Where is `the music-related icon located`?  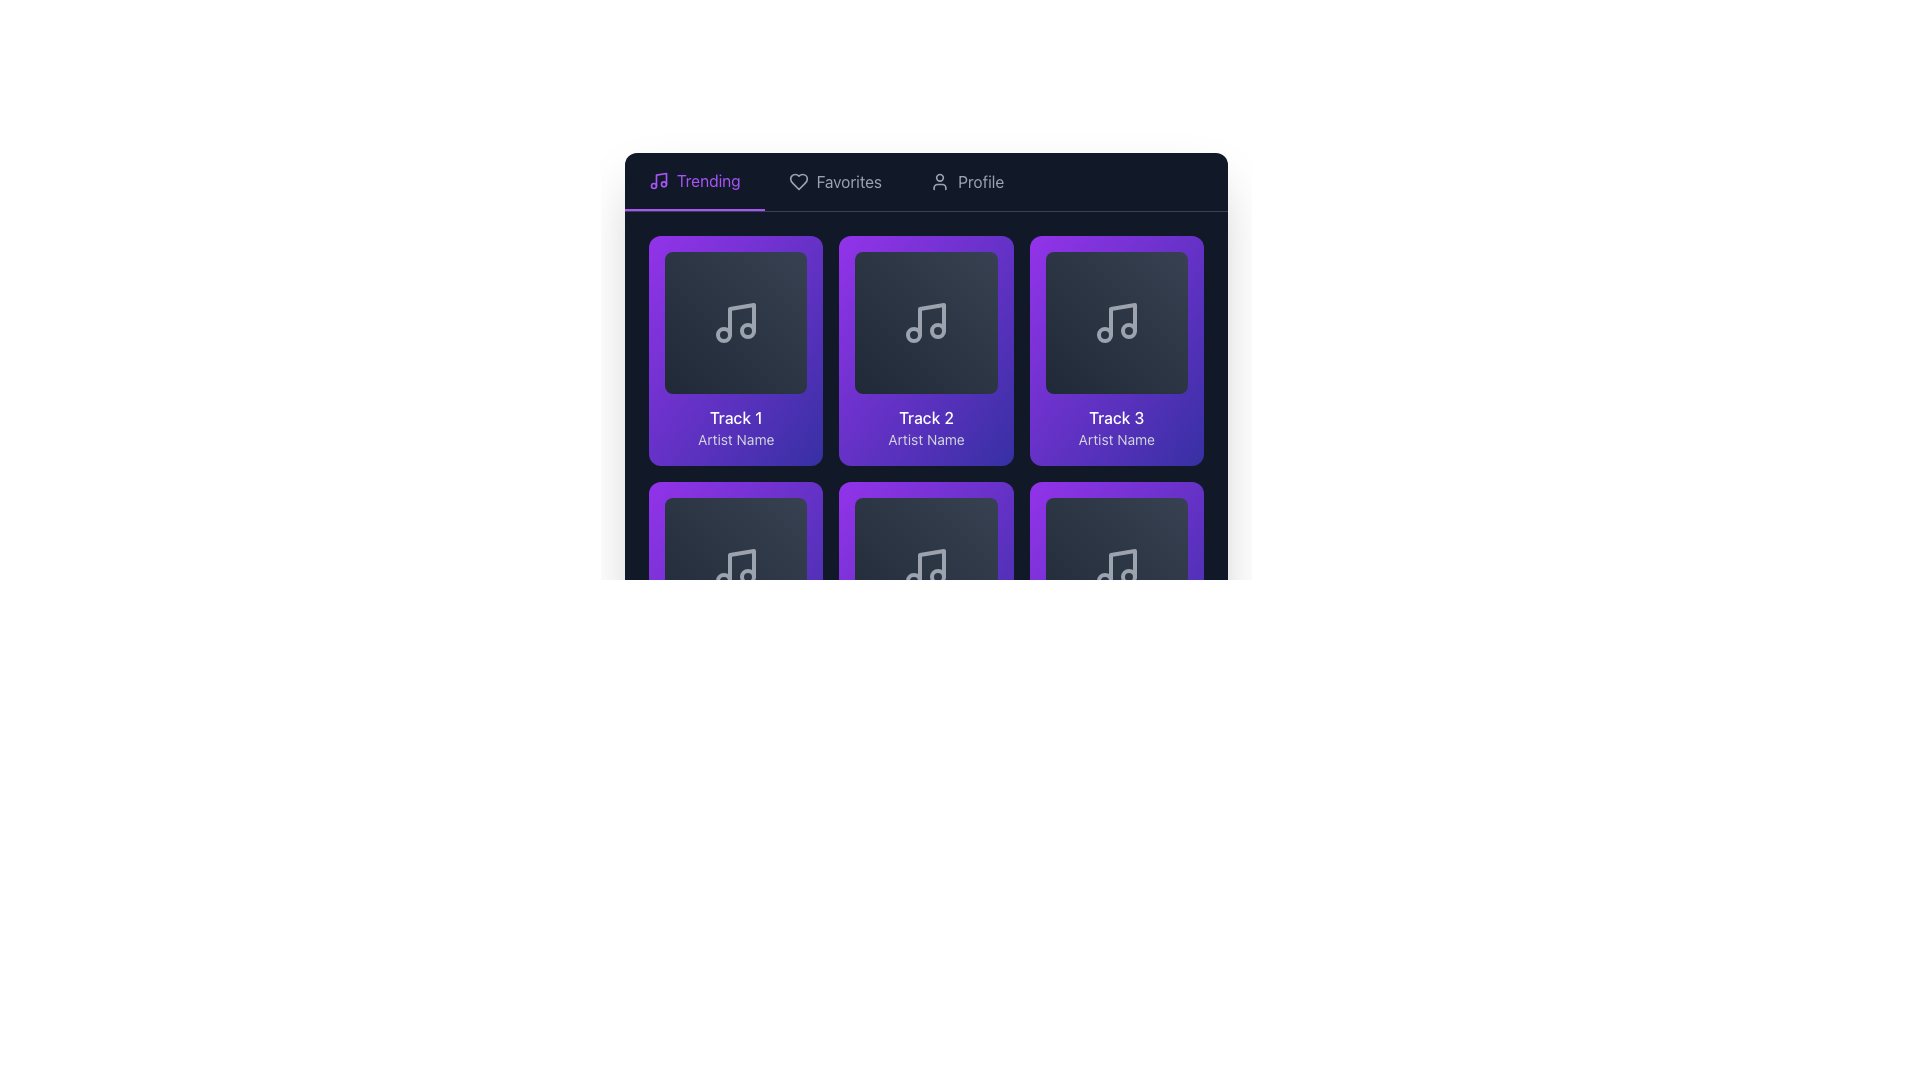 the music-related icon located is located at coordinates (1115, 322).